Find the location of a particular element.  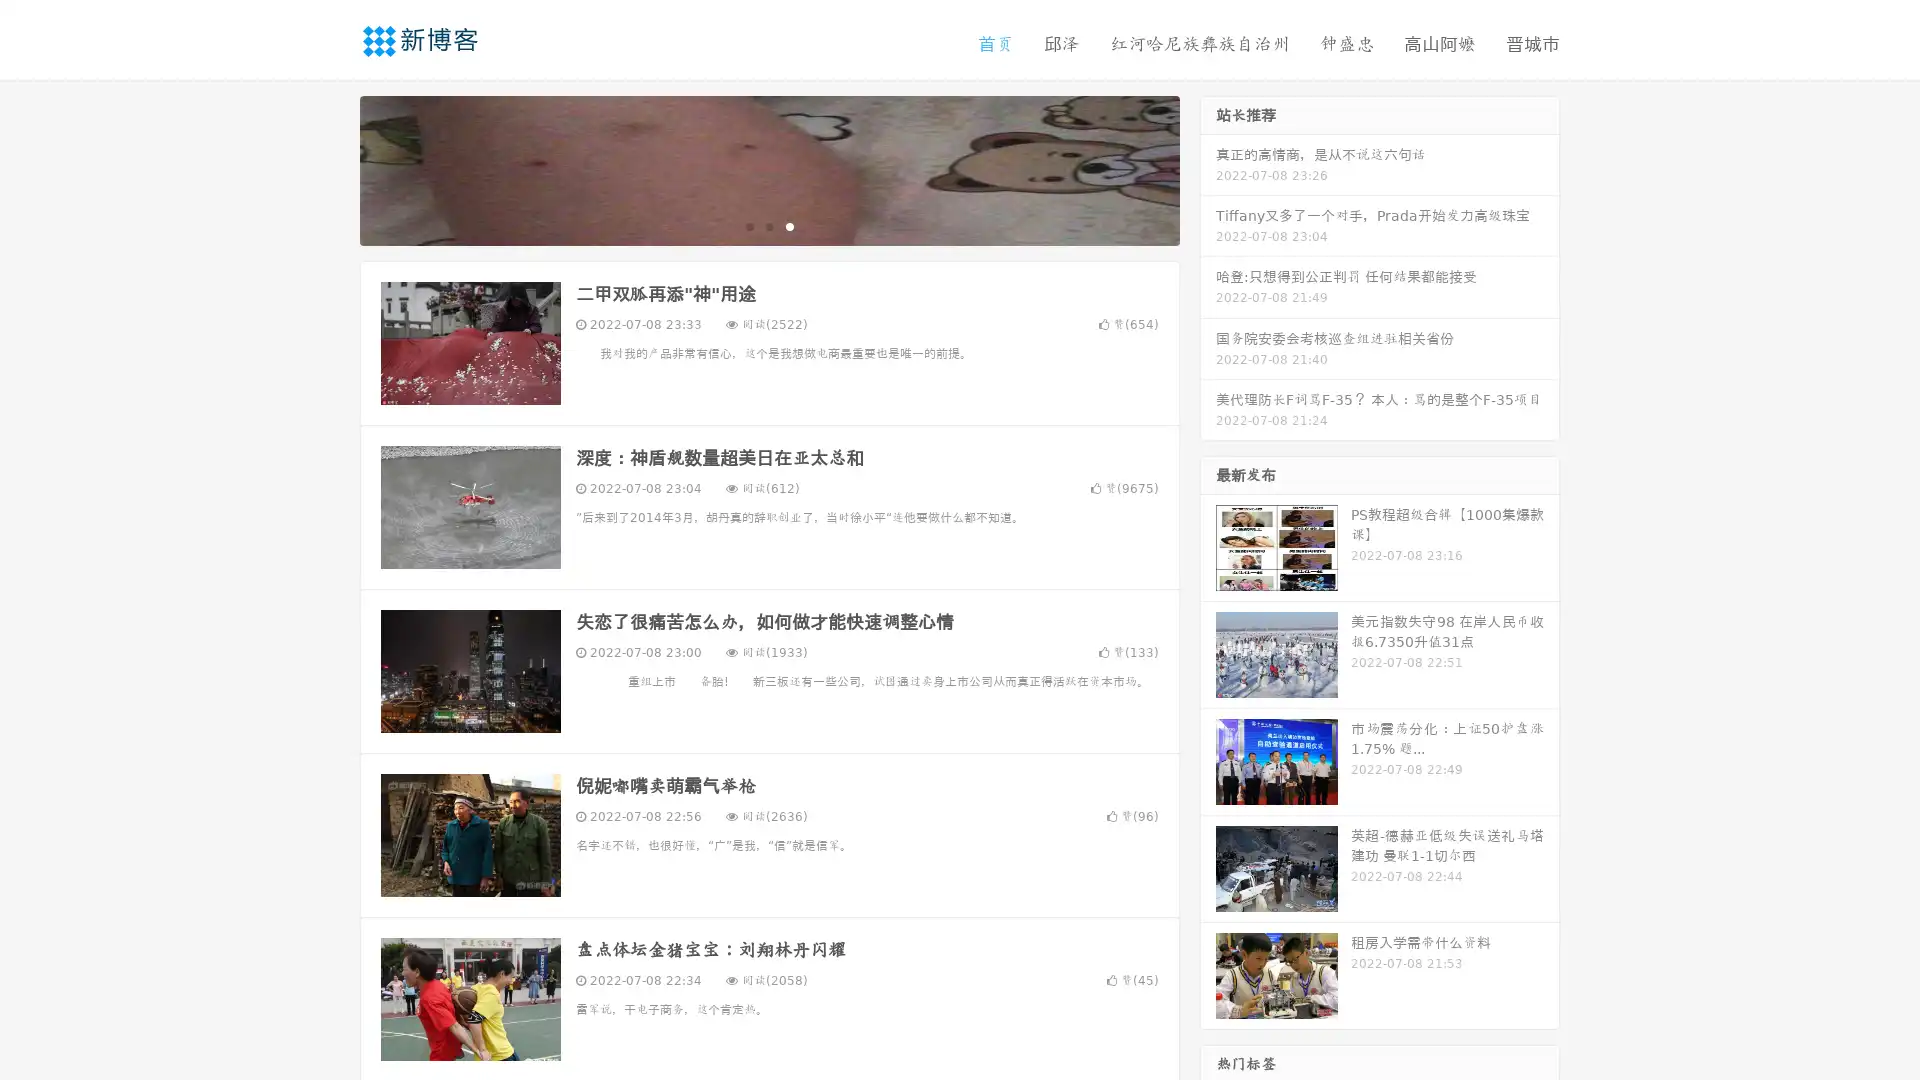

Go to slide 2 is located at coordinates (768, 225).